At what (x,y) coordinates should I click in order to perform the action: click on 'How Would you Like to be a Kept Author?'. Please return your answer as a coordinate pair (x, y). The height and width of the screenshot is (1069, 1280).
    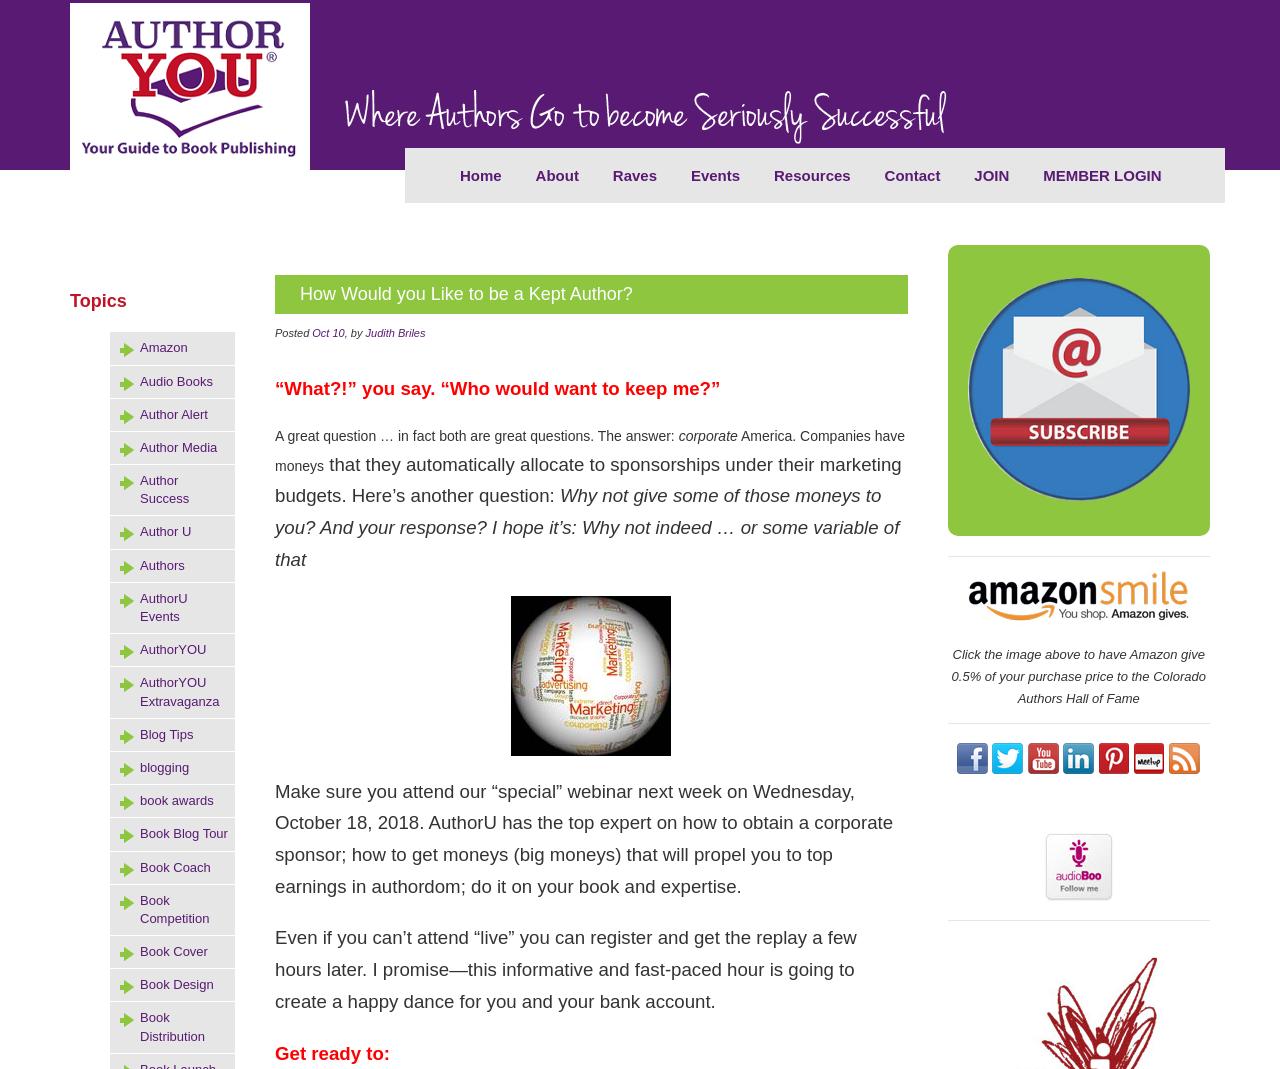
    Looking at the image, I should click on (299, 292).